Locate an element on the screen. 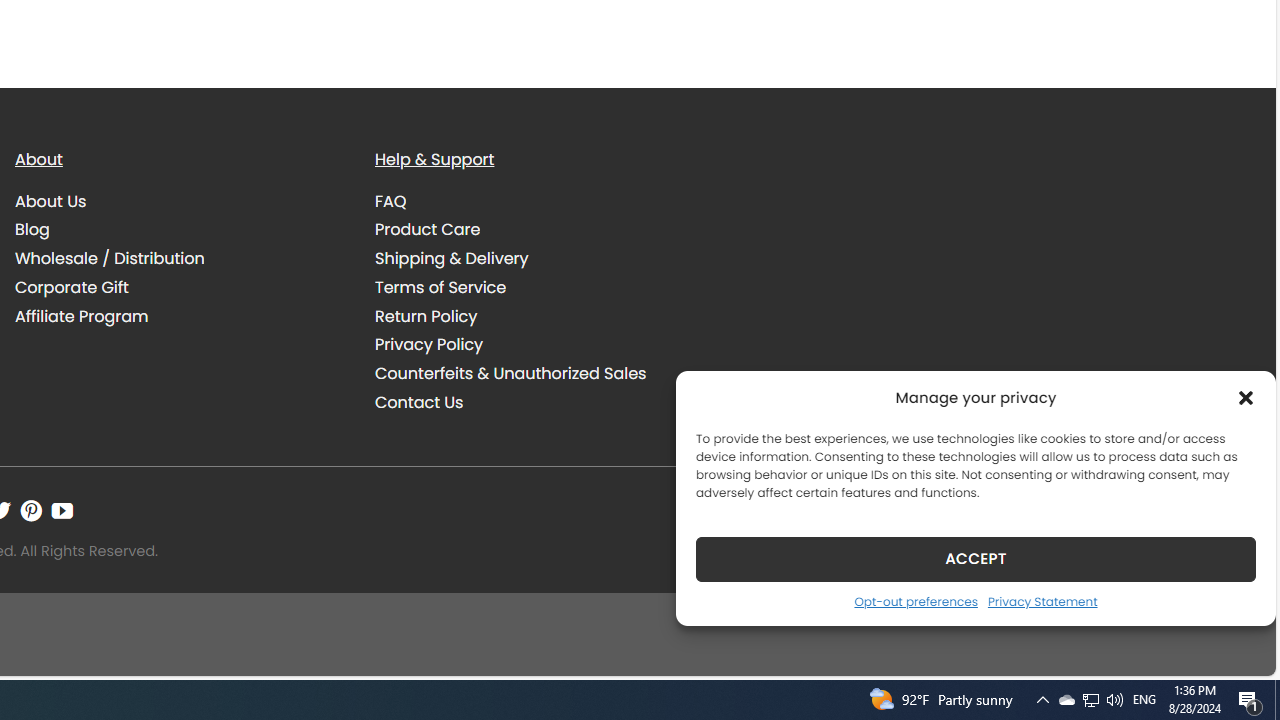 The height and width of the screenshot is (720, 1280). 'Wholesale / Distribution' is located at coordinates (109, 257).